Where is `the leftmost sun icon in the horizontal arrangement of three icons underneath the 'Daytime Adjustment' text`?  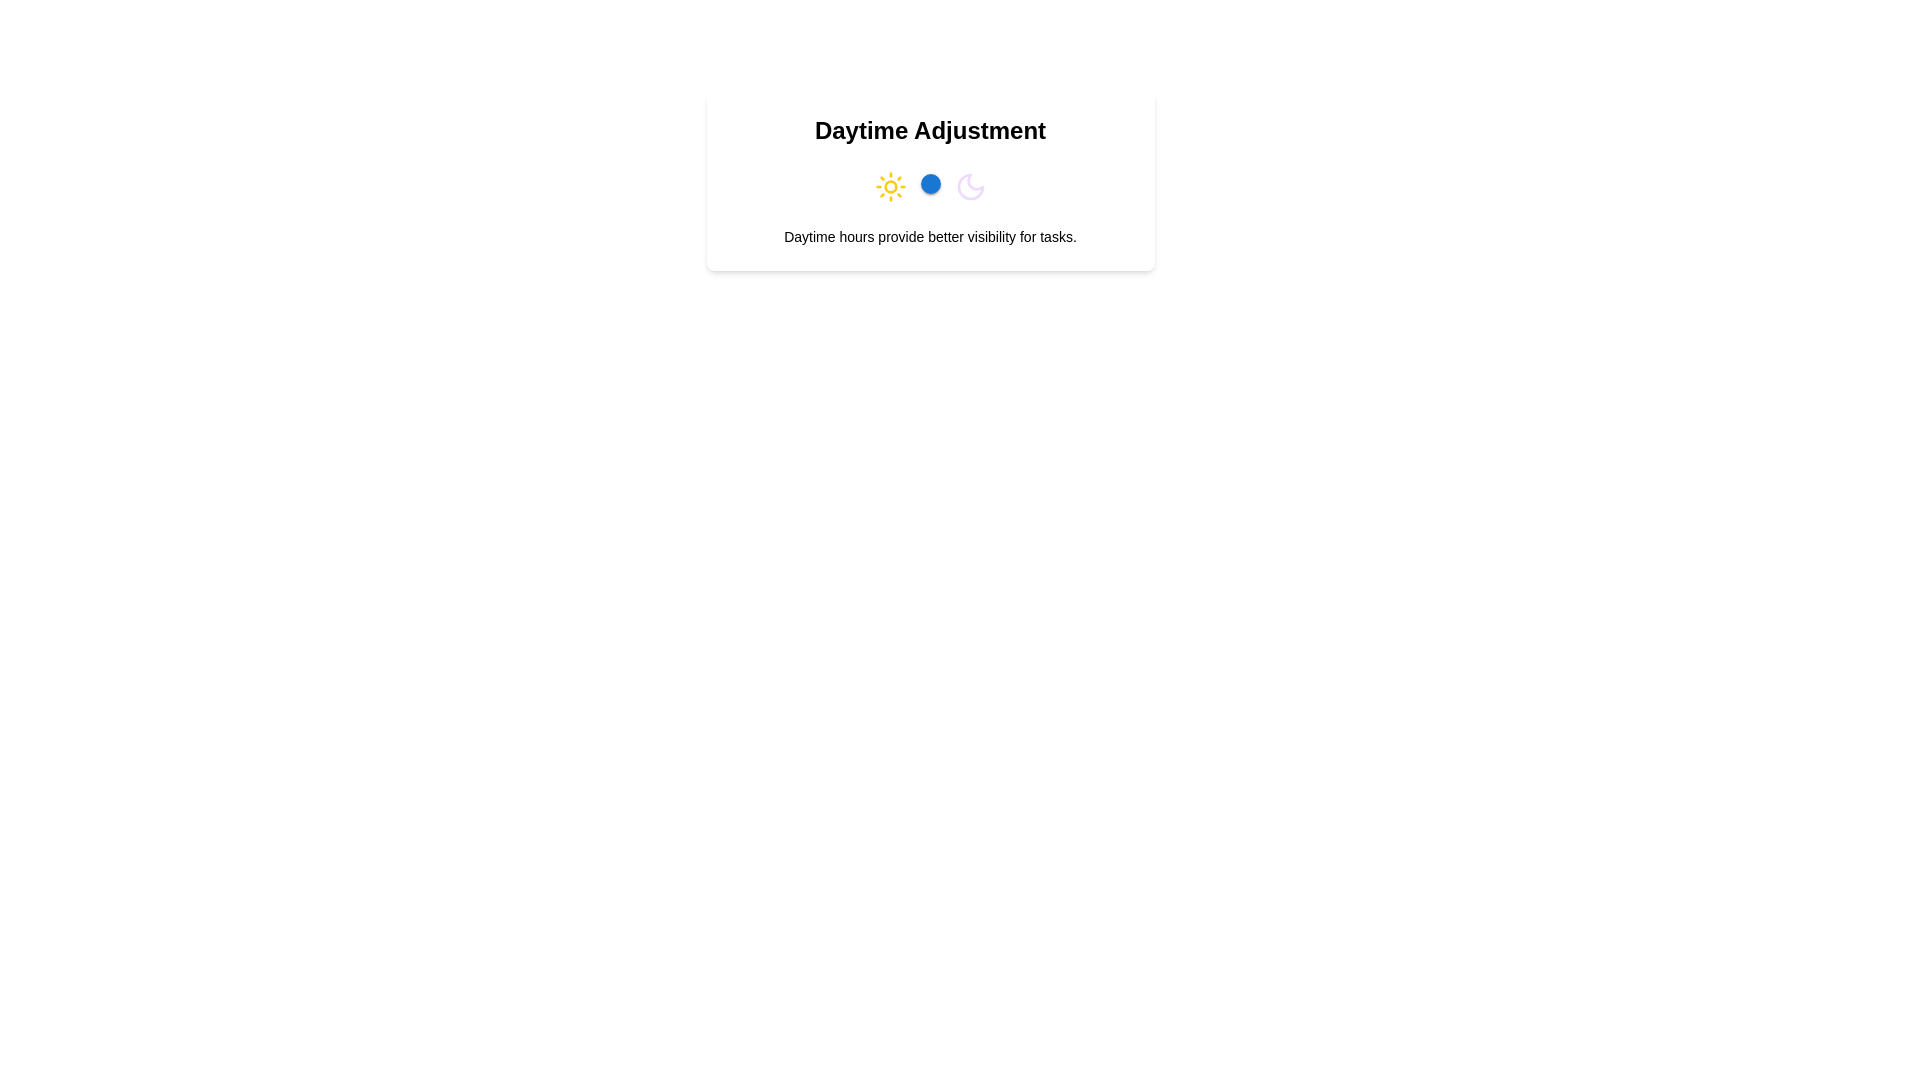
the leftmost sun icon in the horizontal arrangement of three icons underneath the 'Daytime Adjustment' text is located at coordinates (889, 186).